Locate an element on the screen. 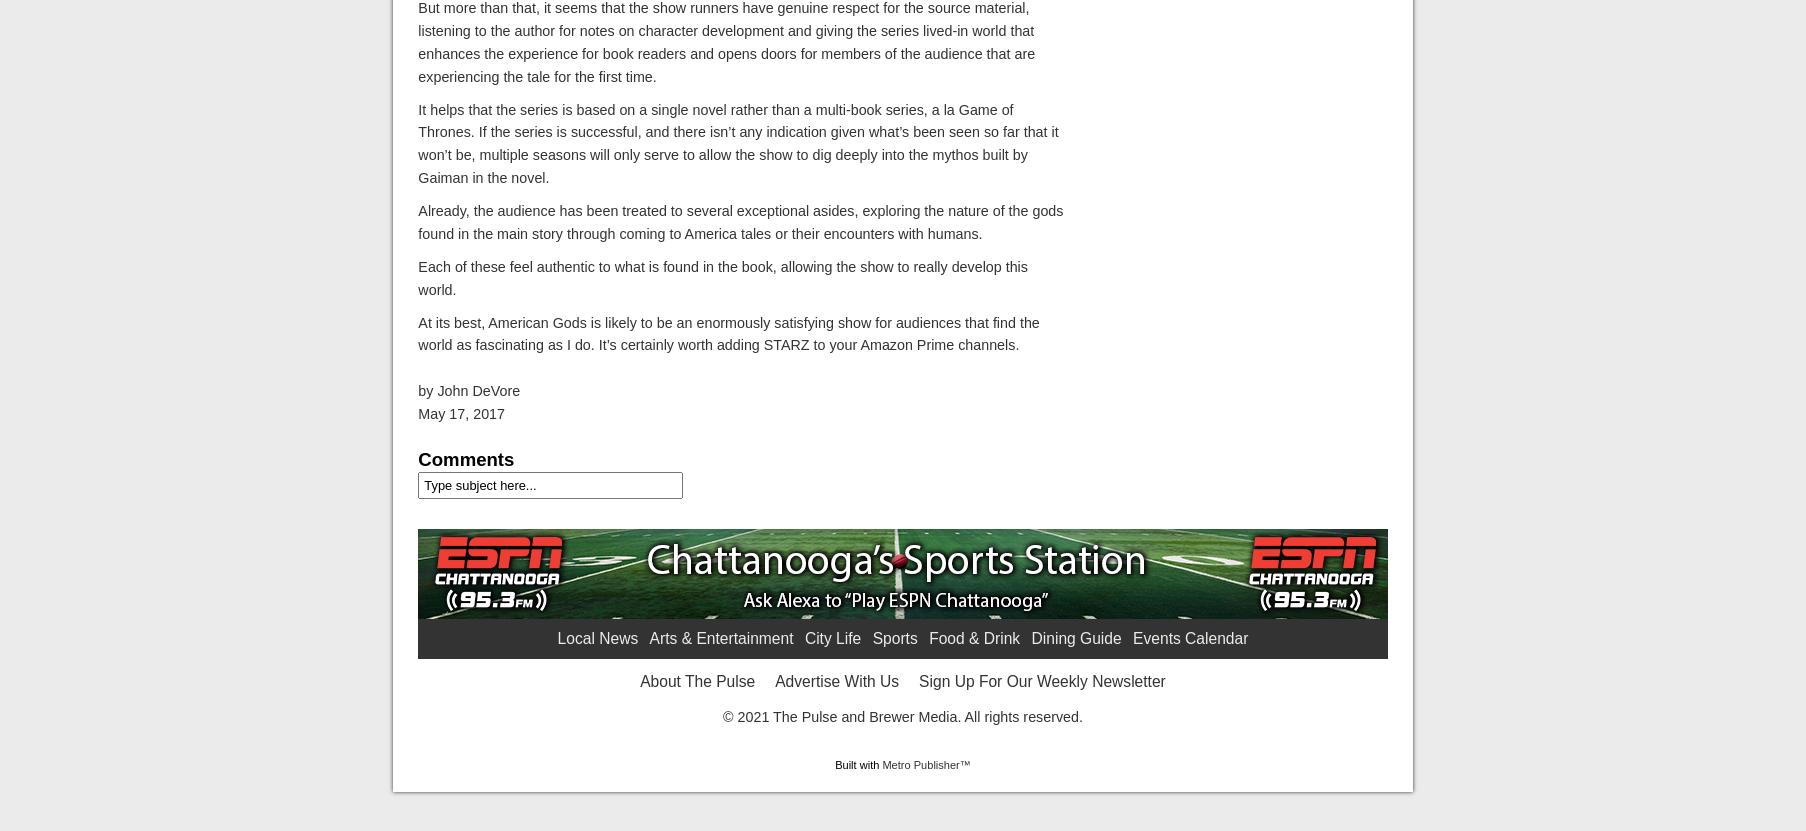  'Dining Guide' is located at coordinates (1075, 637).